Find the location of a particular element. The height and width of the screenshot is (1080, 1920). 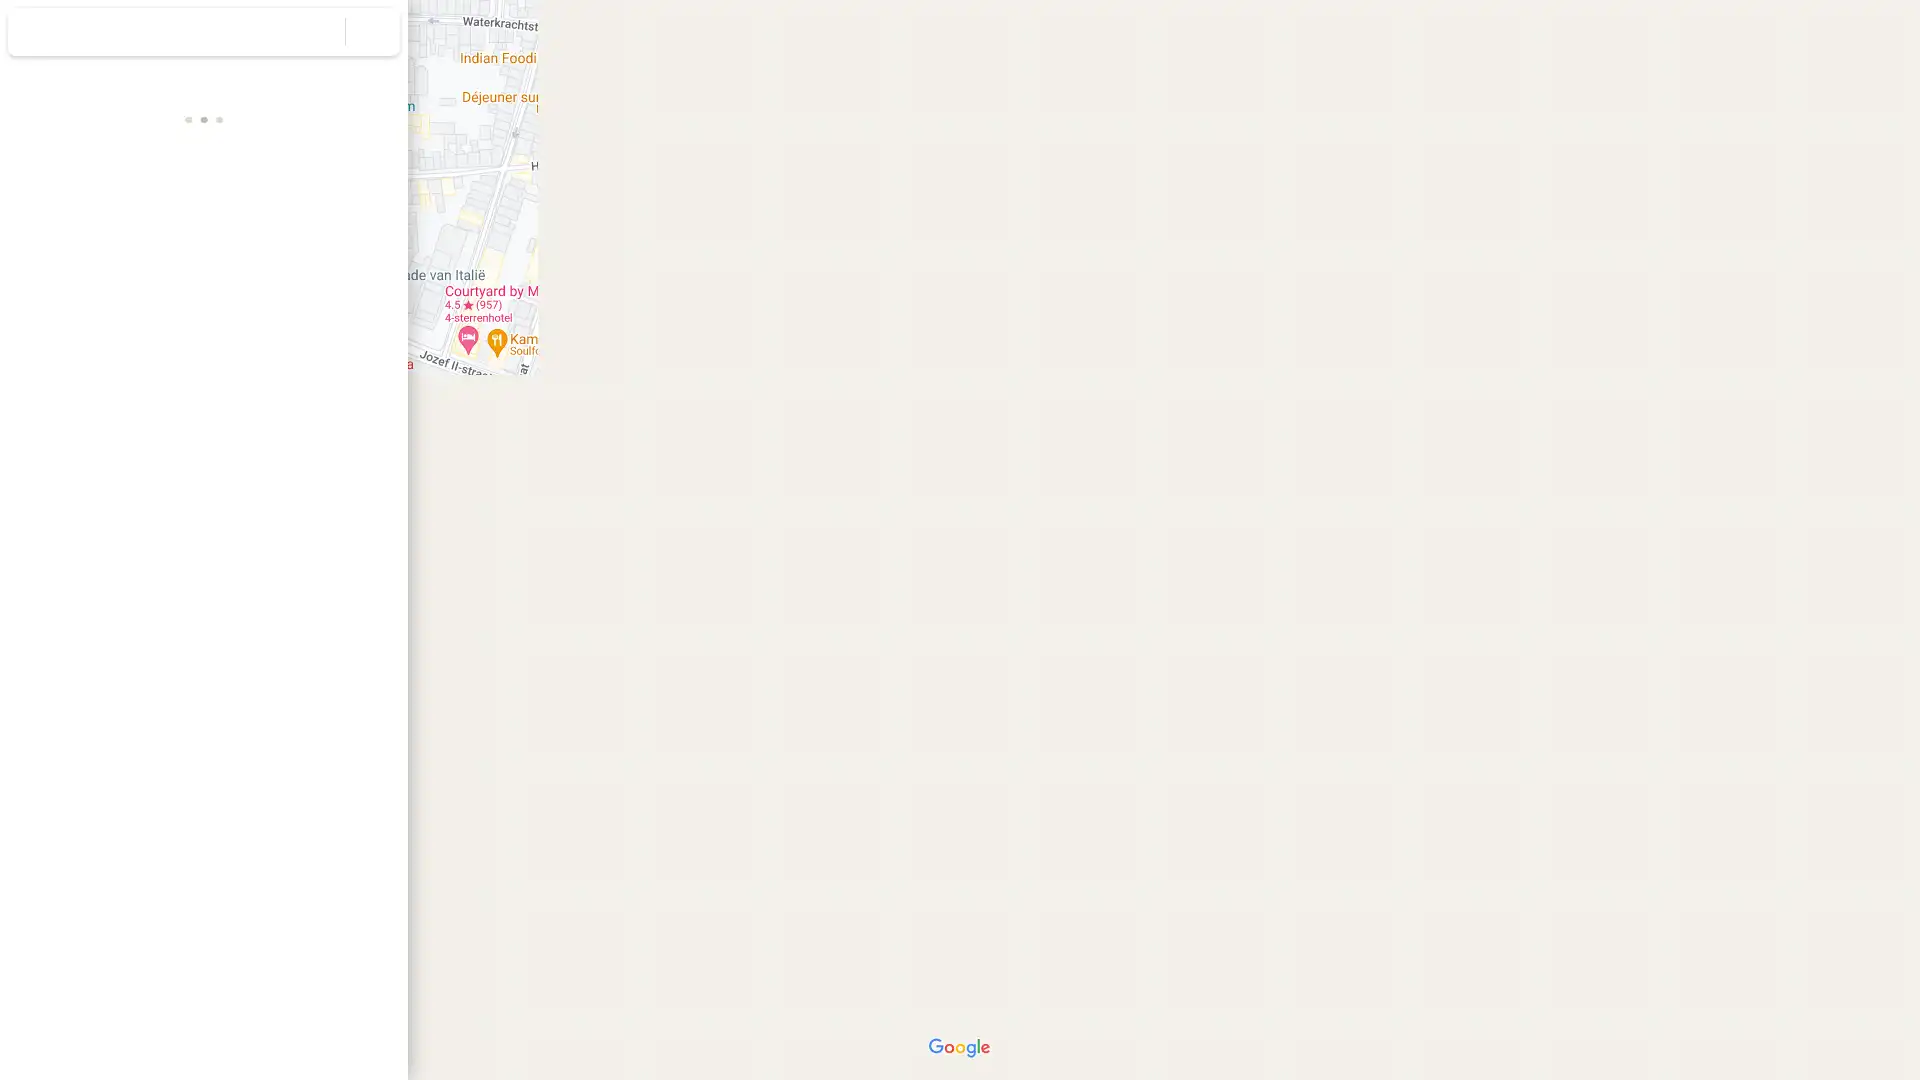

Drukpersstraat 35 naar je telefoon sturen is located at coordinates (275, 357).